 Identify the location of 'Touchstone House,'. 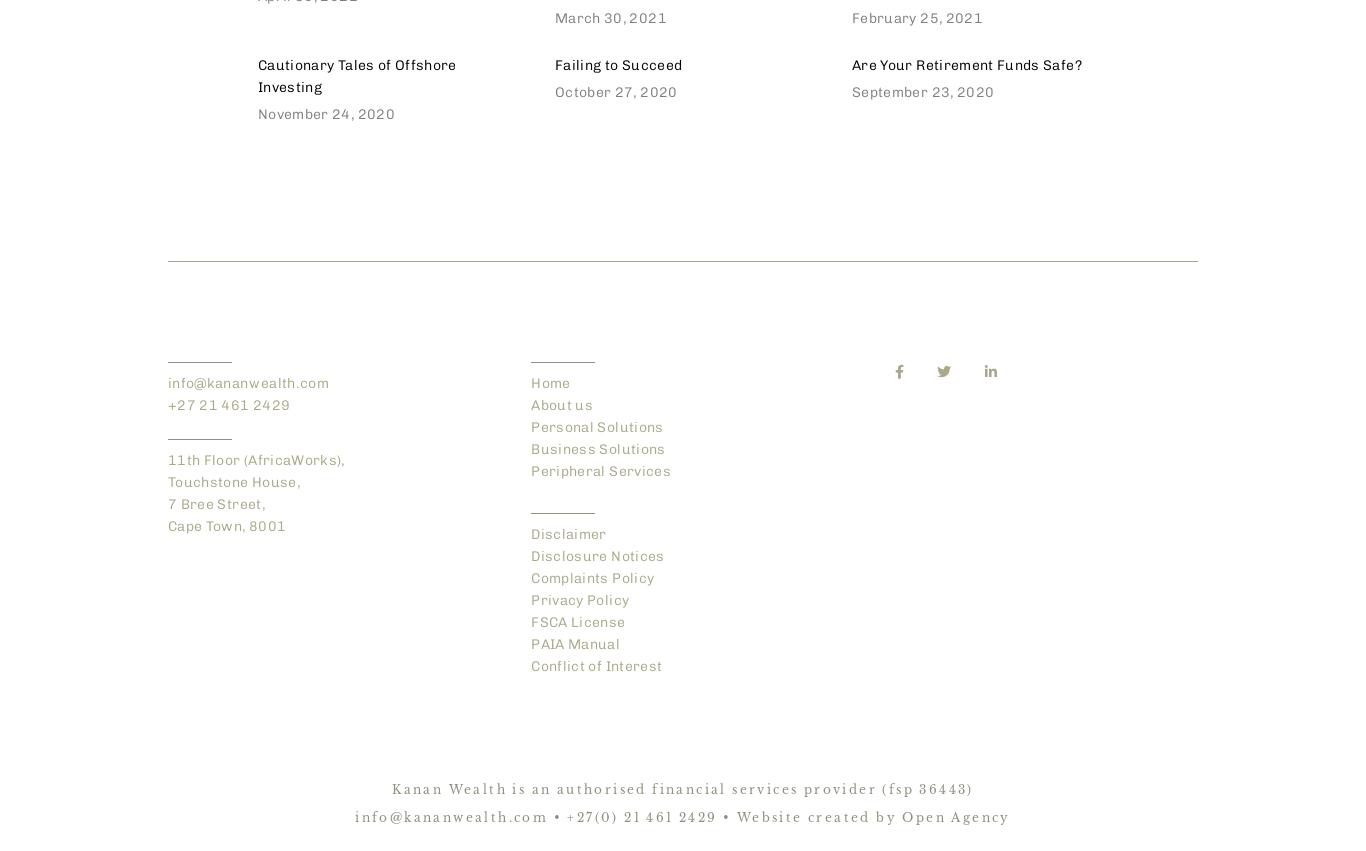
(233, 481).